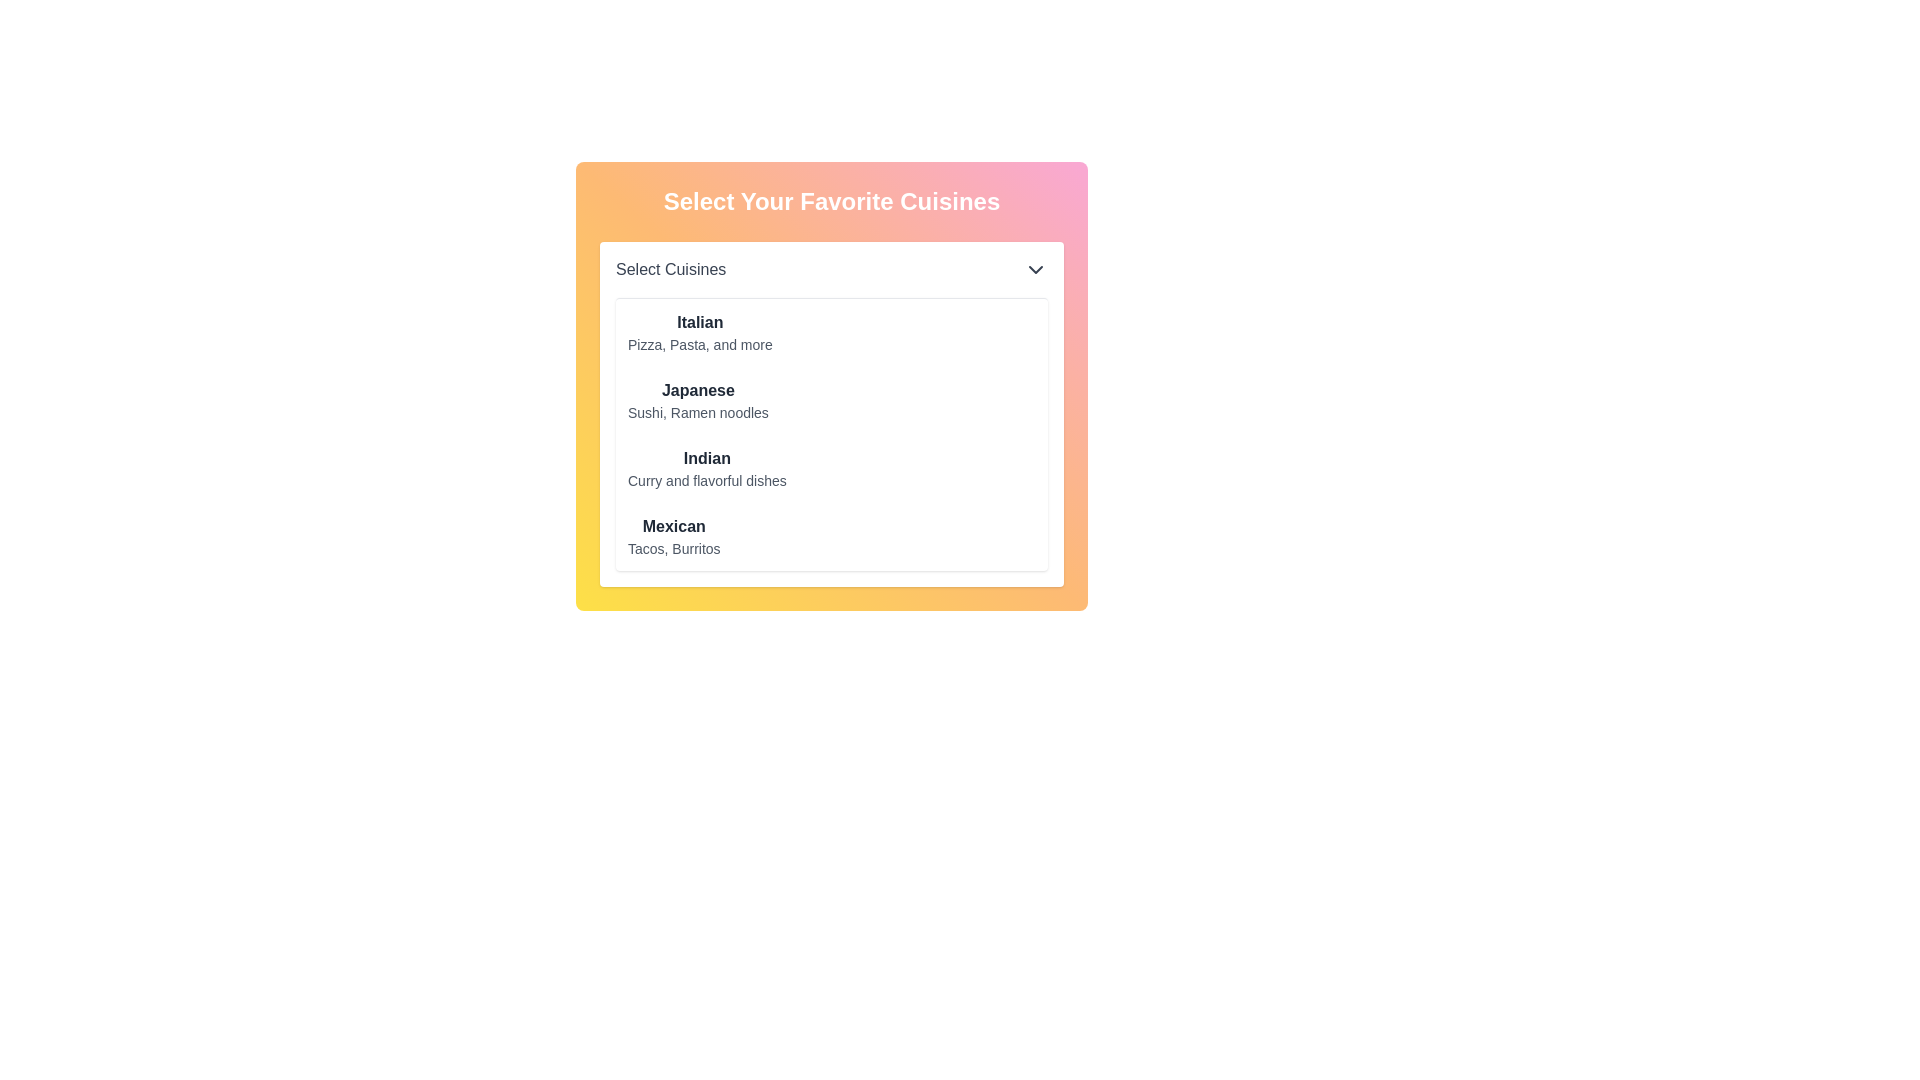 The image size is (1920, 1080). What do you see at coordinates (1036, 270) in the screenshot?
I see `the icon in the top right corner of the 'Select Cuisines' component` at bounding box center [1036, 270].